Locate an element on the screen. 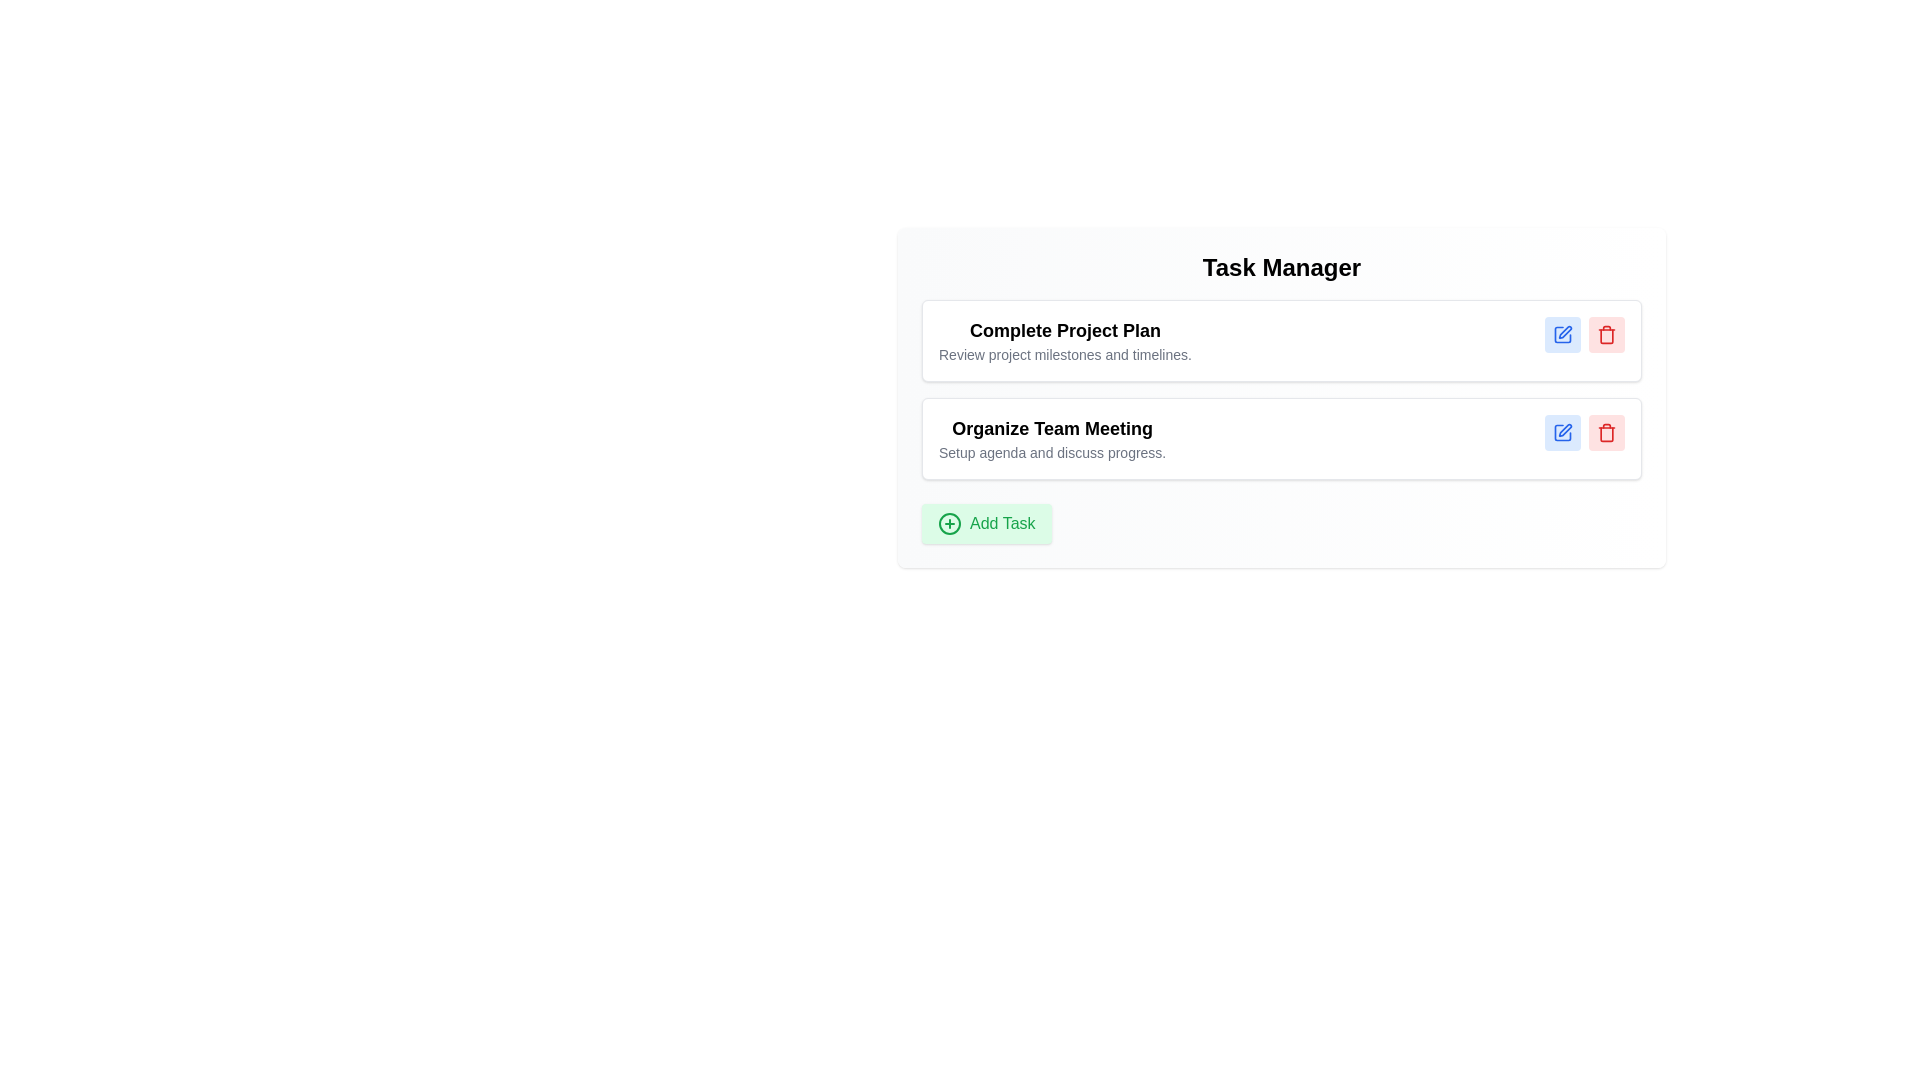 The height and width of the screenshot is (1080, 1920). the 'Add Task' button to add a new task to the list is located at coordinates (985, 523).